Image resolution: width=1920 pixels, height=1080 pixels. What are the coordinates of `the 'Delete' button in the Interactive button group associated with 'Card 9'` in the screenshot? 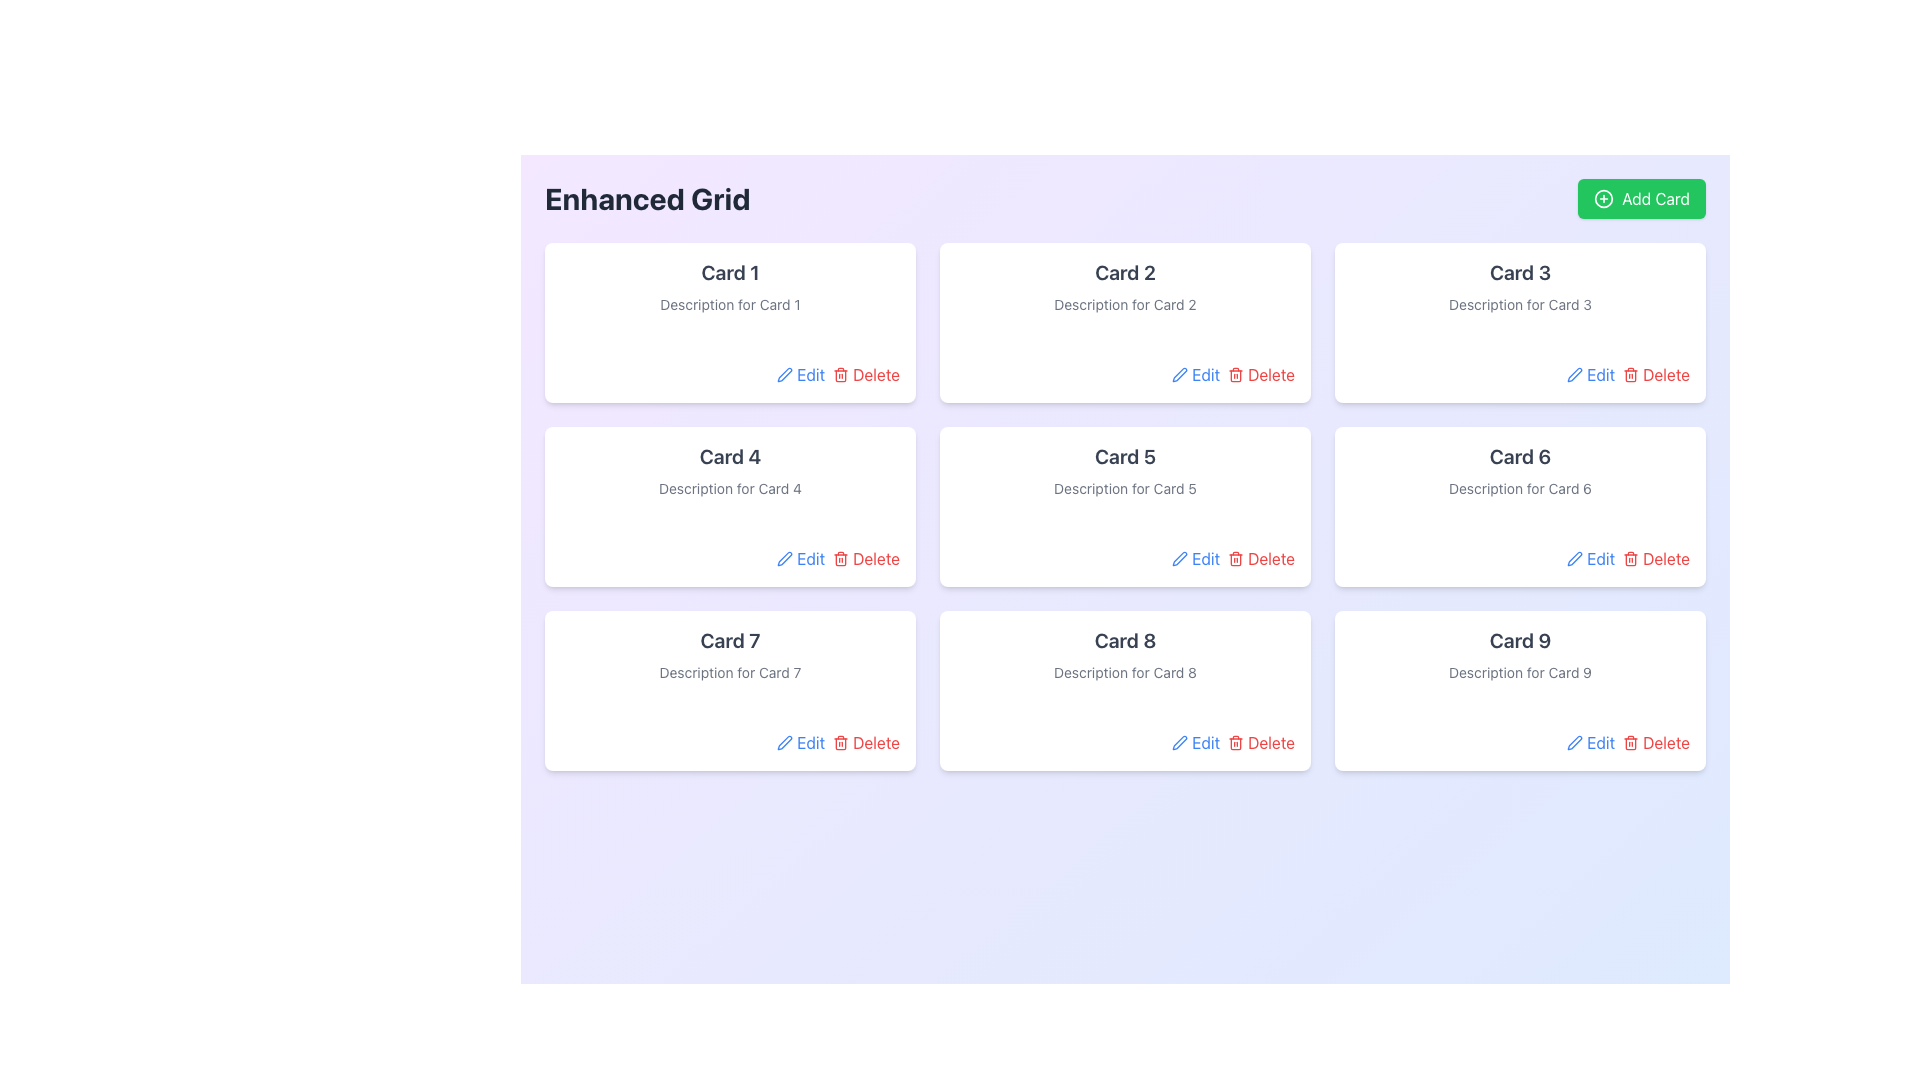 It's located at (1520, 743).